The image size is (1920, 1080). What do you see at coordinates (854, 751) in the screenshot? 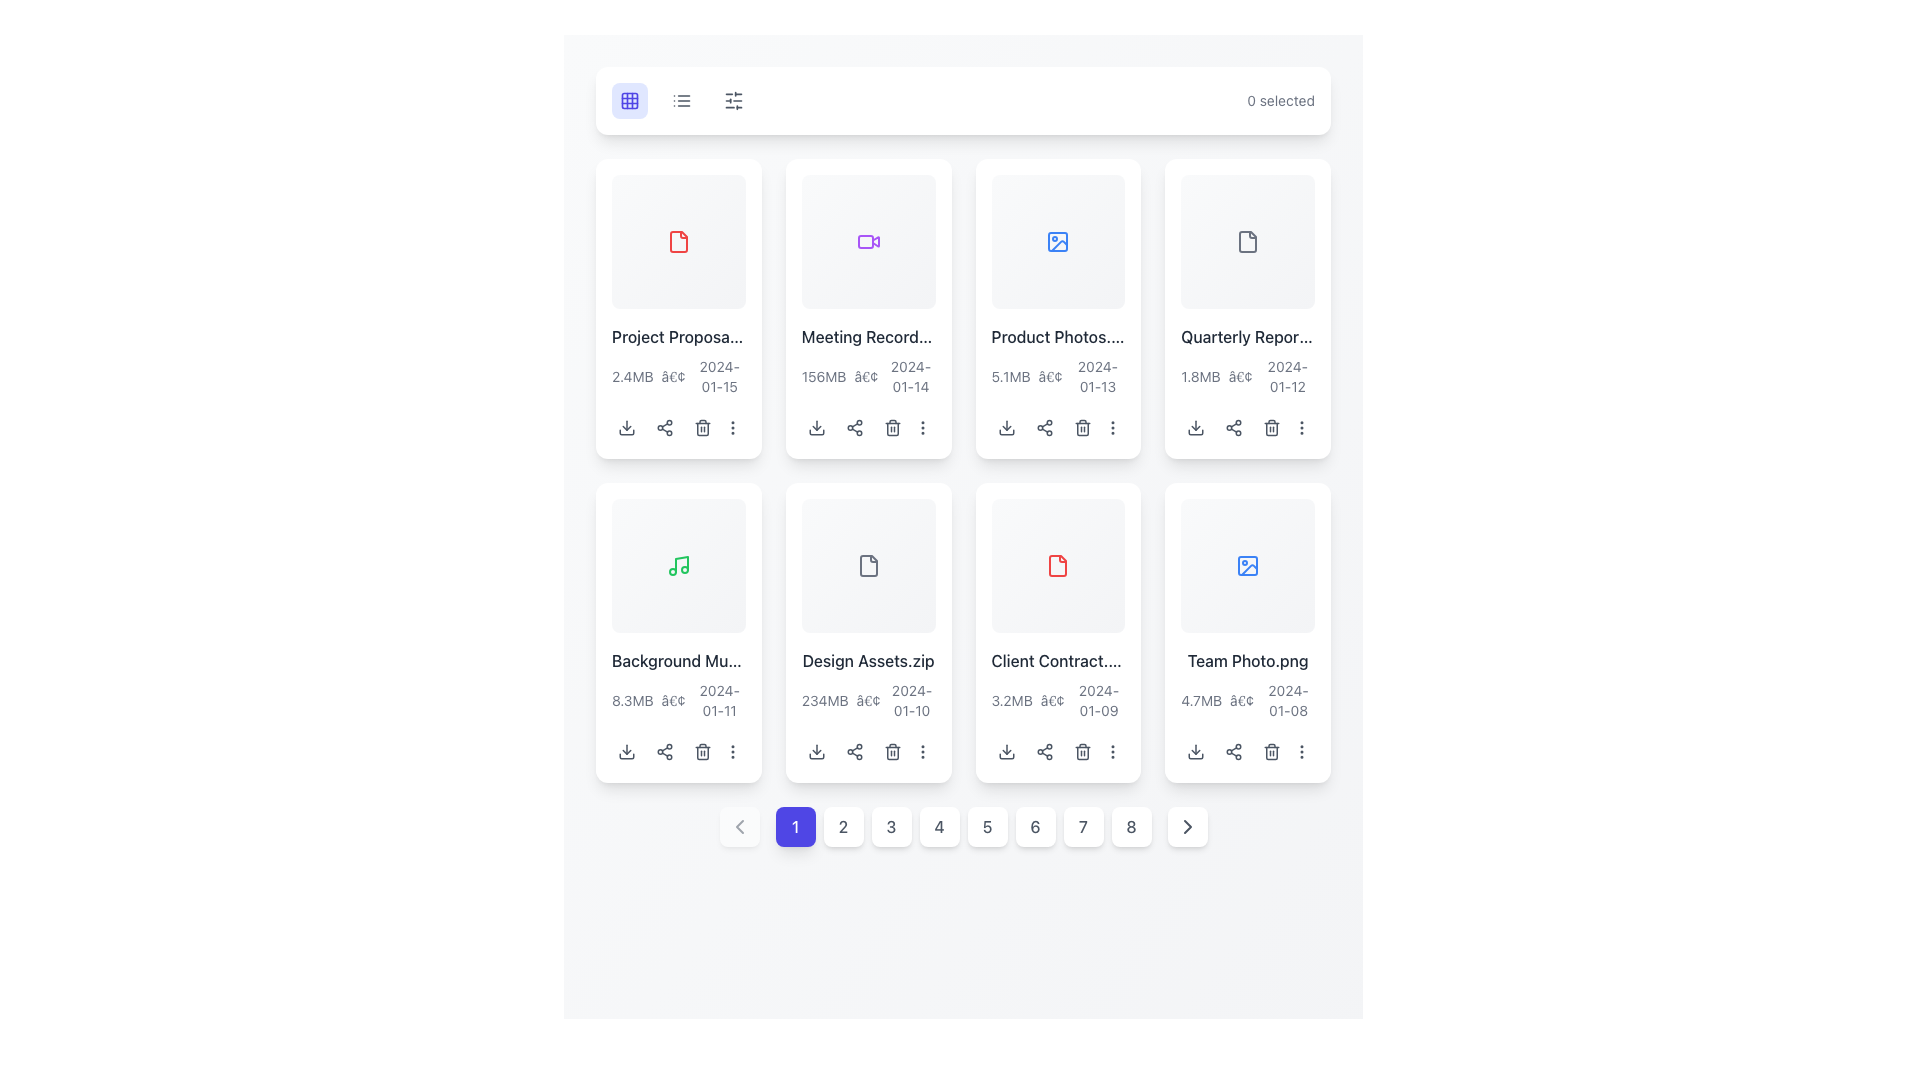
I see `the icon button located in the second row, second column of the grid layout within the 'Design Assets.zip' file thumbnail to initiate the sharing process` at bounding box center [854, 751].